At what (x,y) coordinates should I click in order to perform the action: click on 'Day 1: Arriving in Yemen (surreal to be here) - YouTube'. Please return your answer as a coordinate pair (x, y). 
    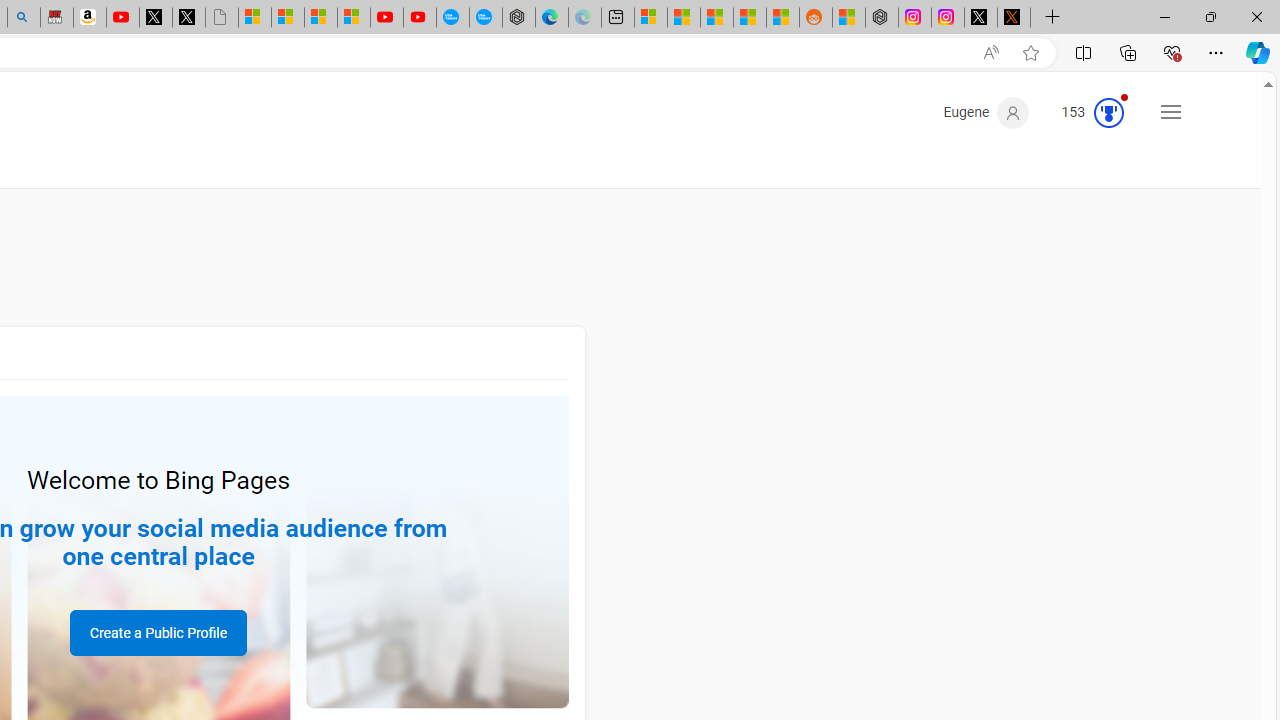
    Looking at the image, I should click on (122, 17).